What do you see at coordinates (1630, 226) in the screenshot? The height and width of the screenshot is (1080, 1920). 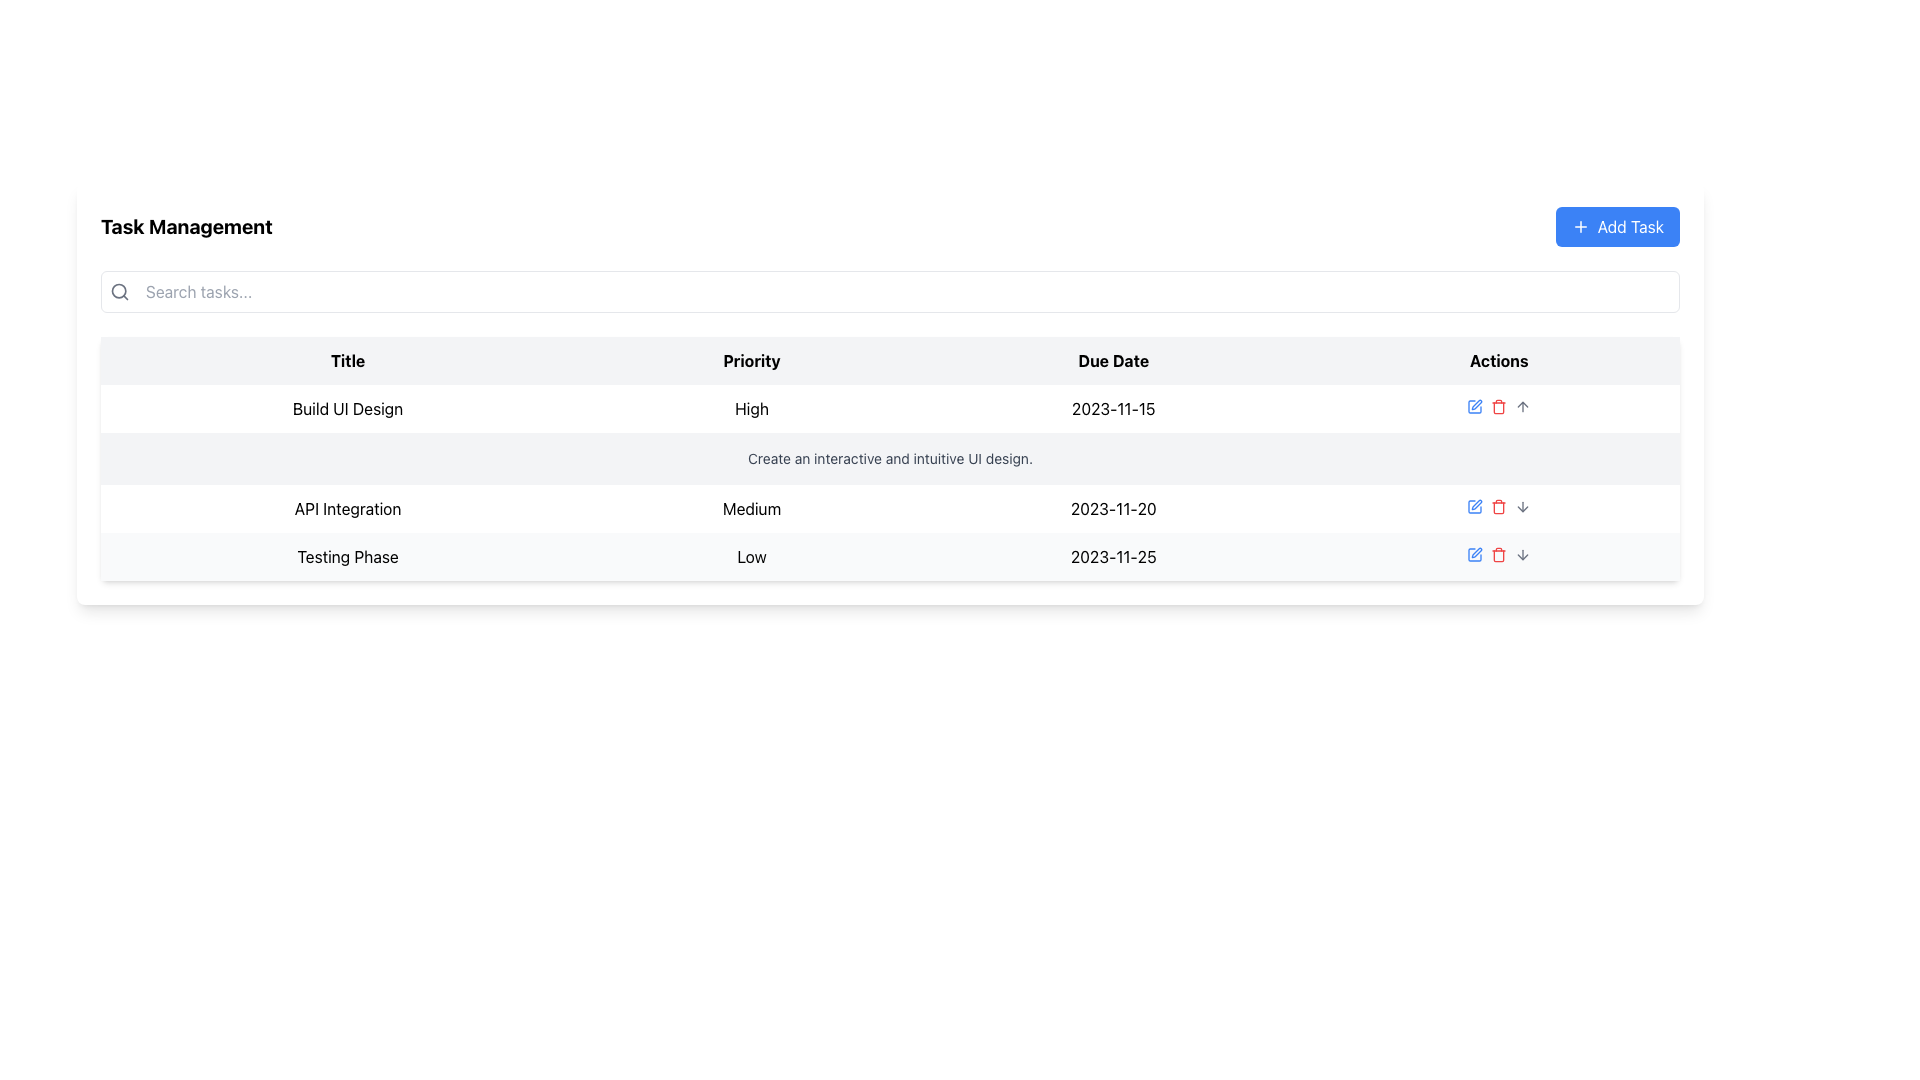 I see `text displayed in the white sans-serif font labeled 'Add Task', which is located inside a blue button in the top-right corner of the layout` at bounding box center [1630, 226].